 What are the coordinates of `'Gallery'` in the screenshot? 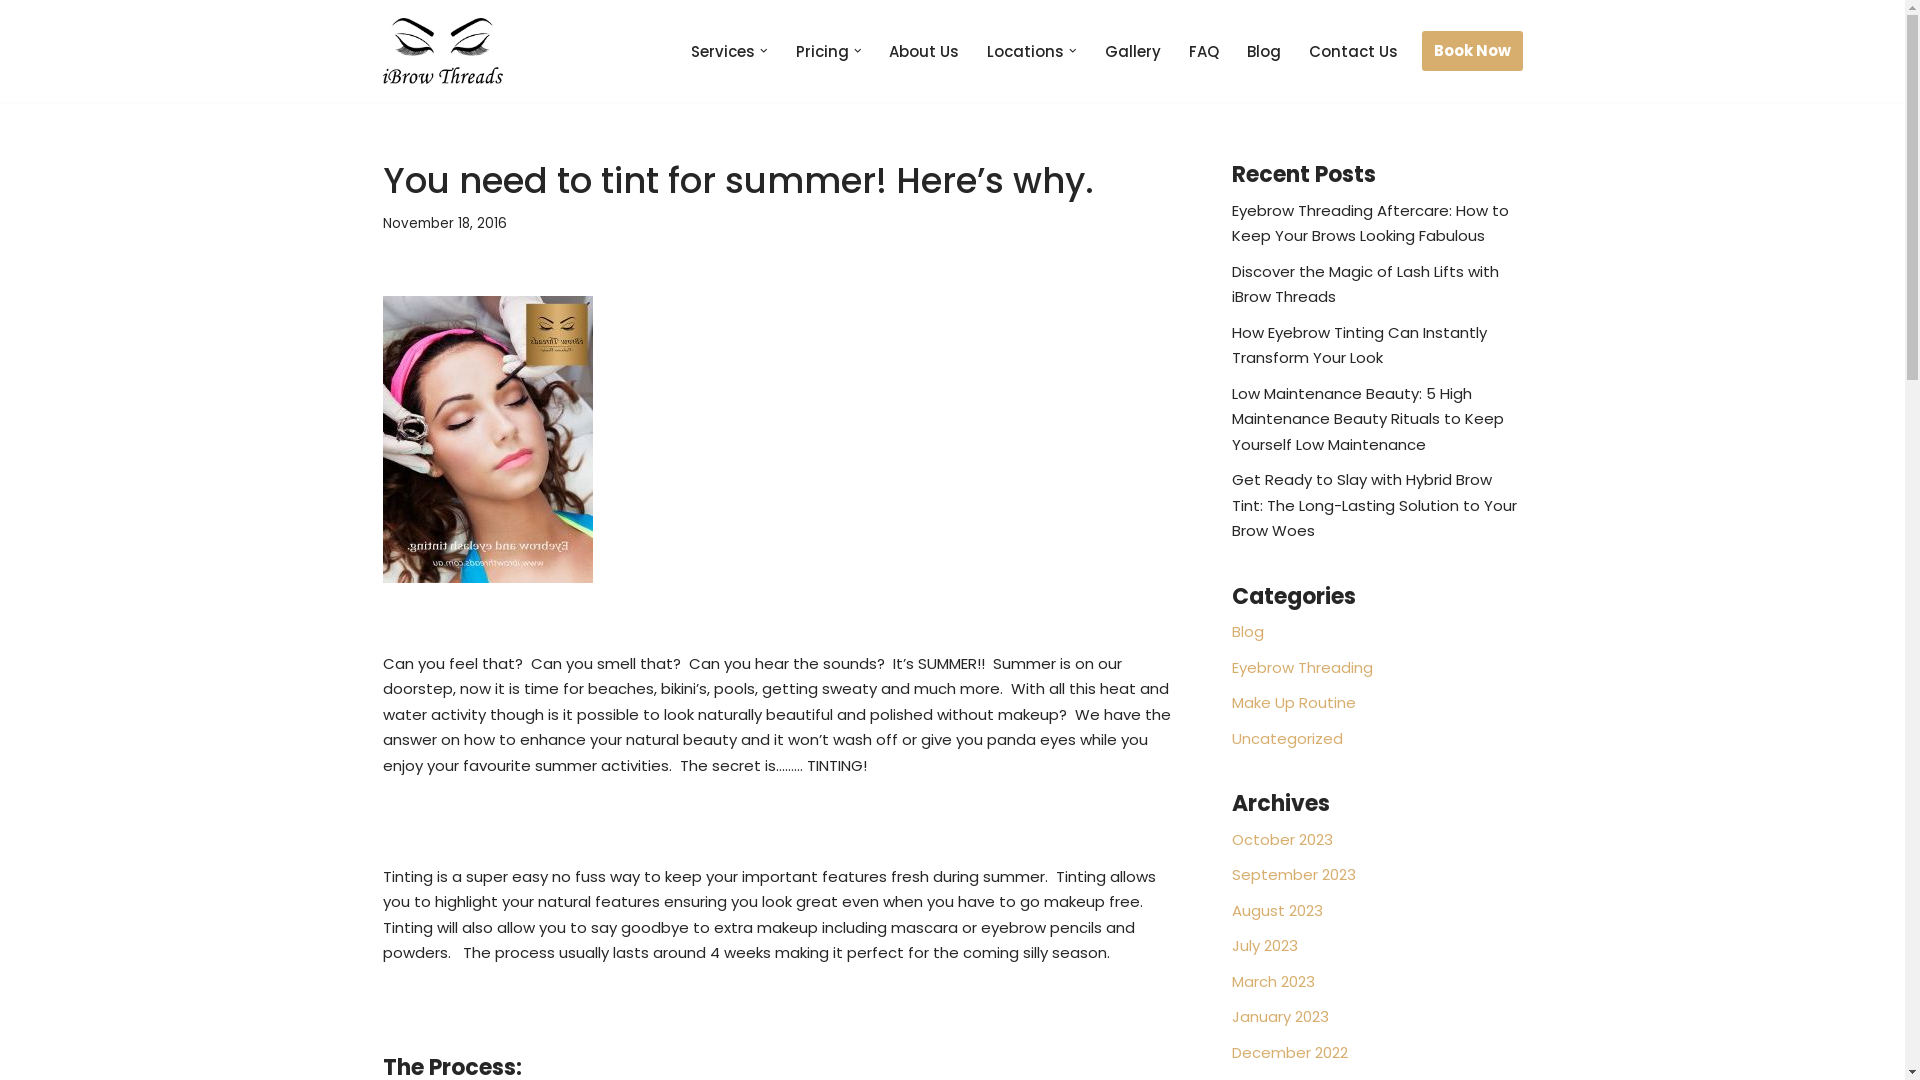 It's located at (1132, 50).